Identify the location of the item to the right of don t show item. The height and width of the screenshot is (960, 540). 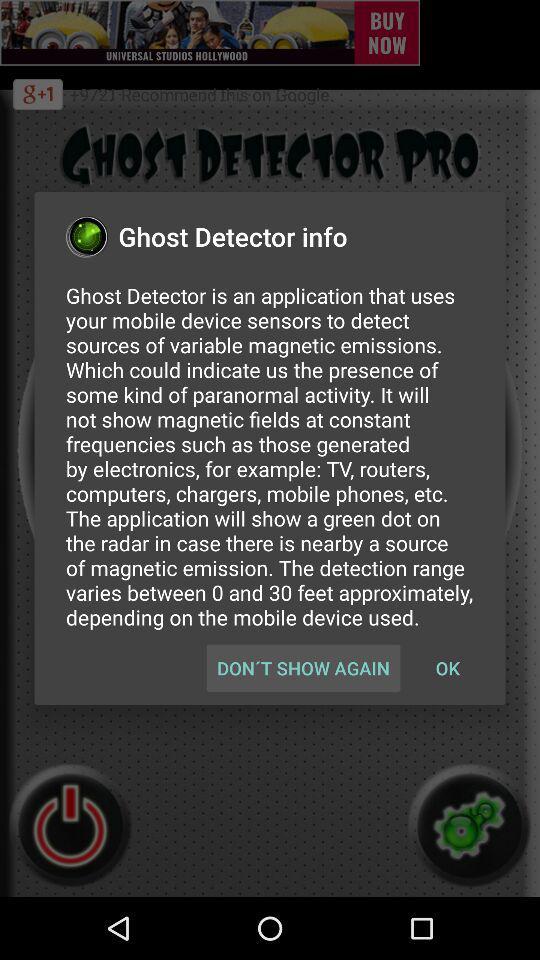
(447, 668).